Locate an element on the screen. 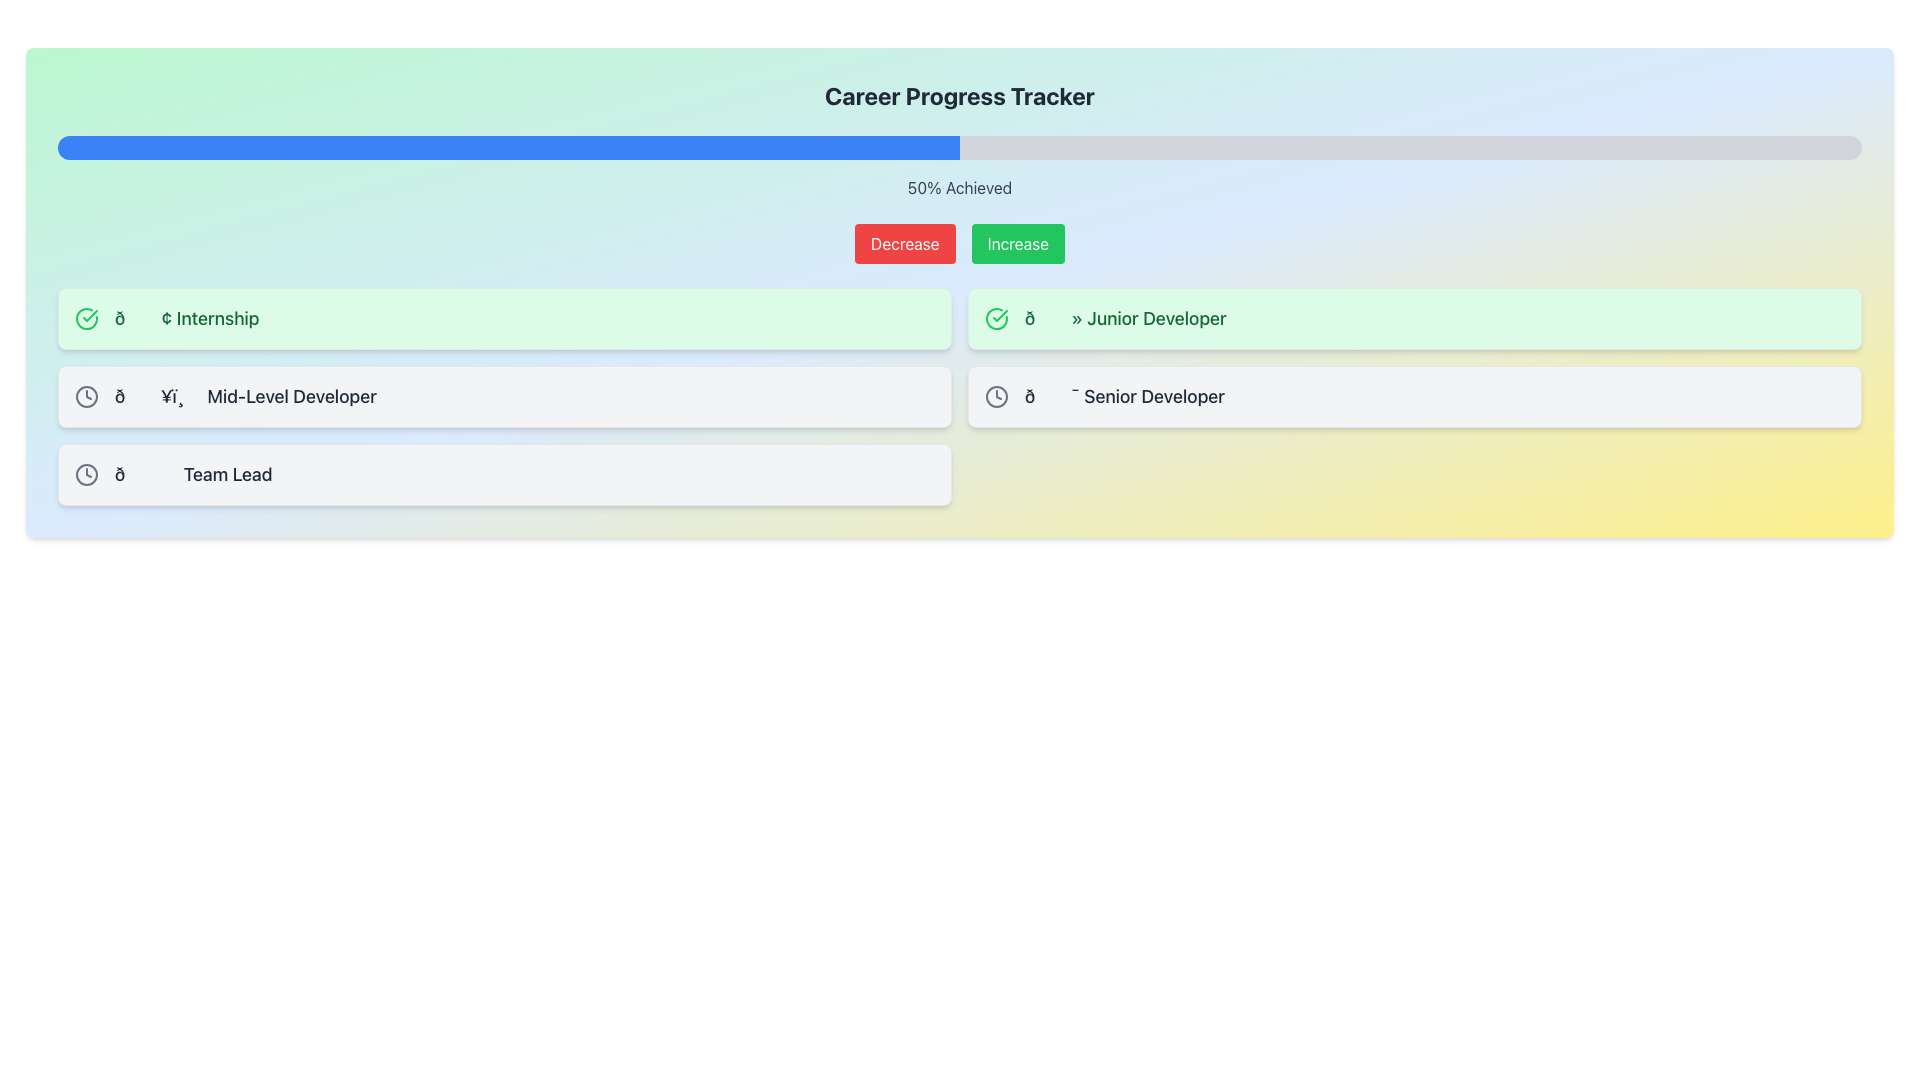  the circular gray clock icon that represents 'Mid-Level Developer', located next to the text in the middle row of the career progression stages is located at coordinates (85, 397).